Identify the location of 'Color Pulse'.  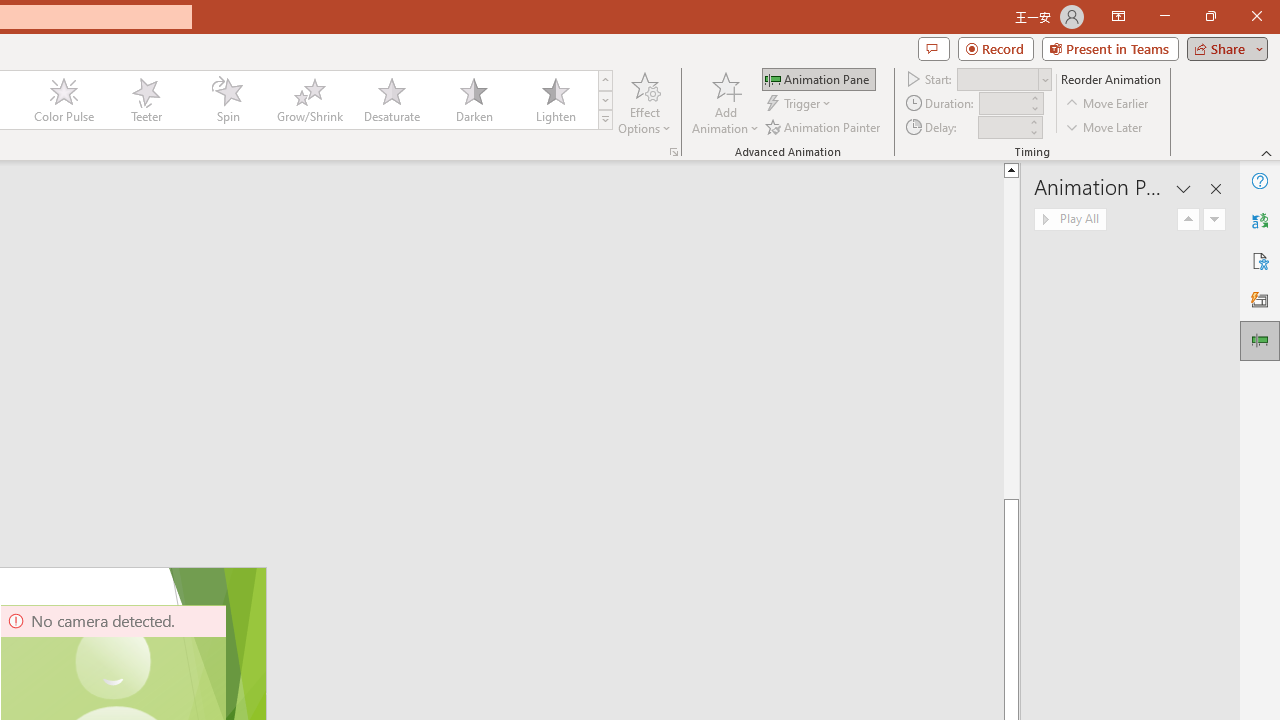
(64, 100).